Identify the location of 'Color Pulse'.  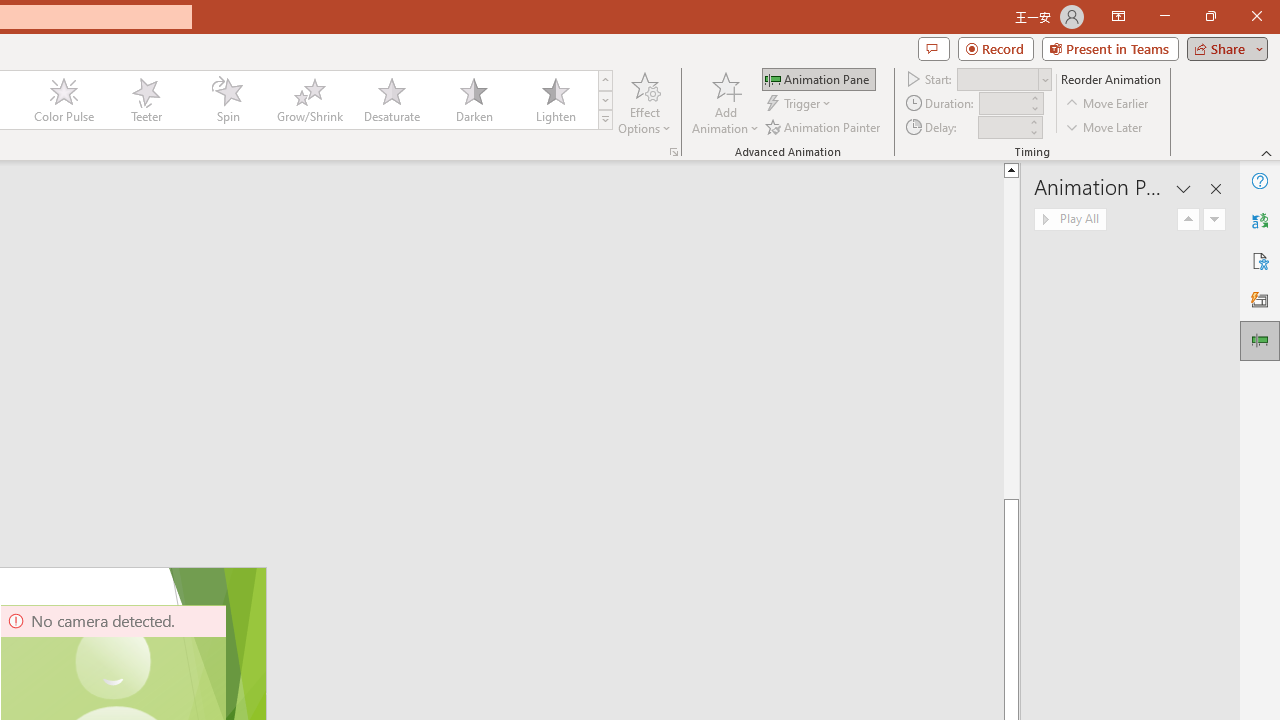
(64, 100).